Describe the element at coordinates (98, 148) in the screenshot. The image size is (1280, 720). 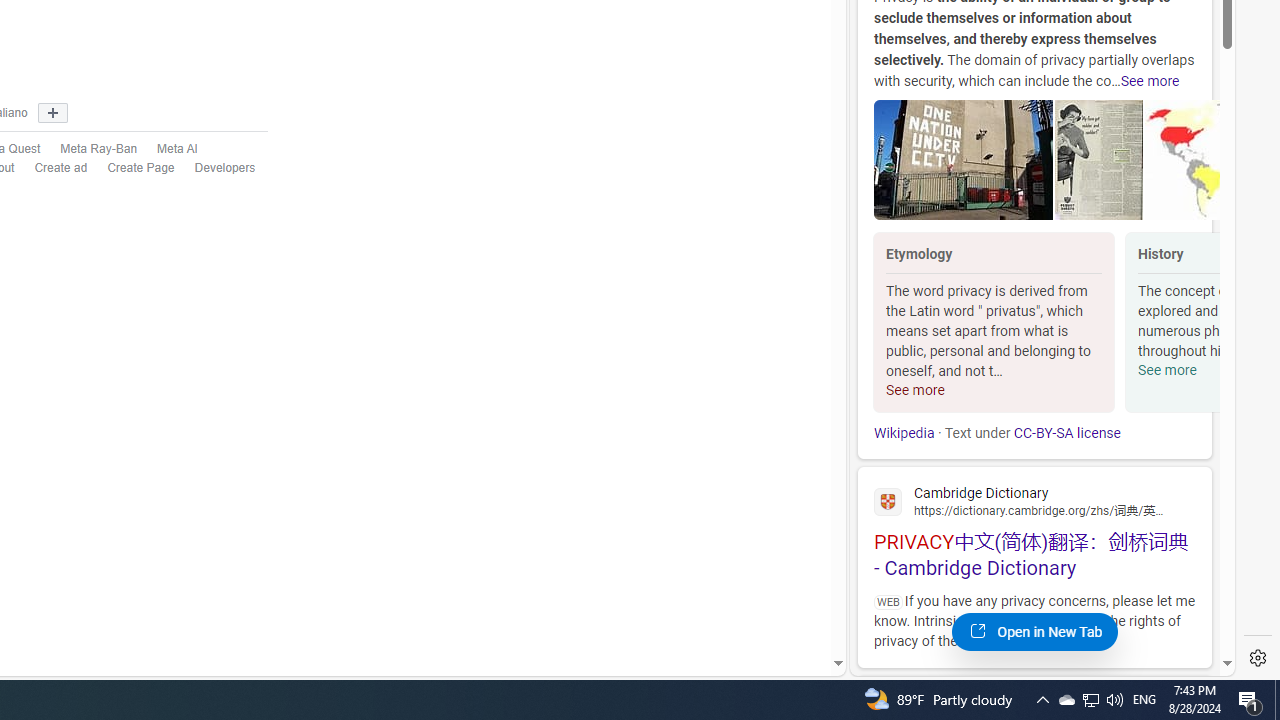
I see `'Meta Ray-Ban'` at that location.